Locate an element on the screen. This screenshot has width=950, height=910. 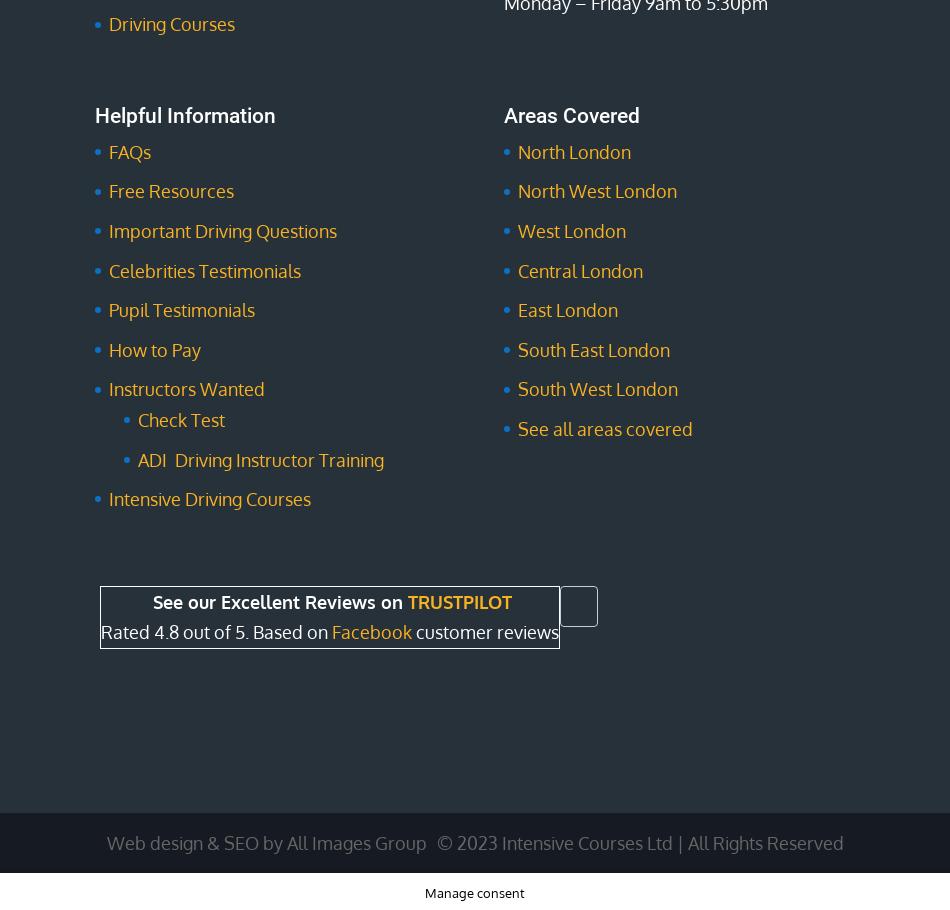
'FAQs' is located at coordinates (129, 149).